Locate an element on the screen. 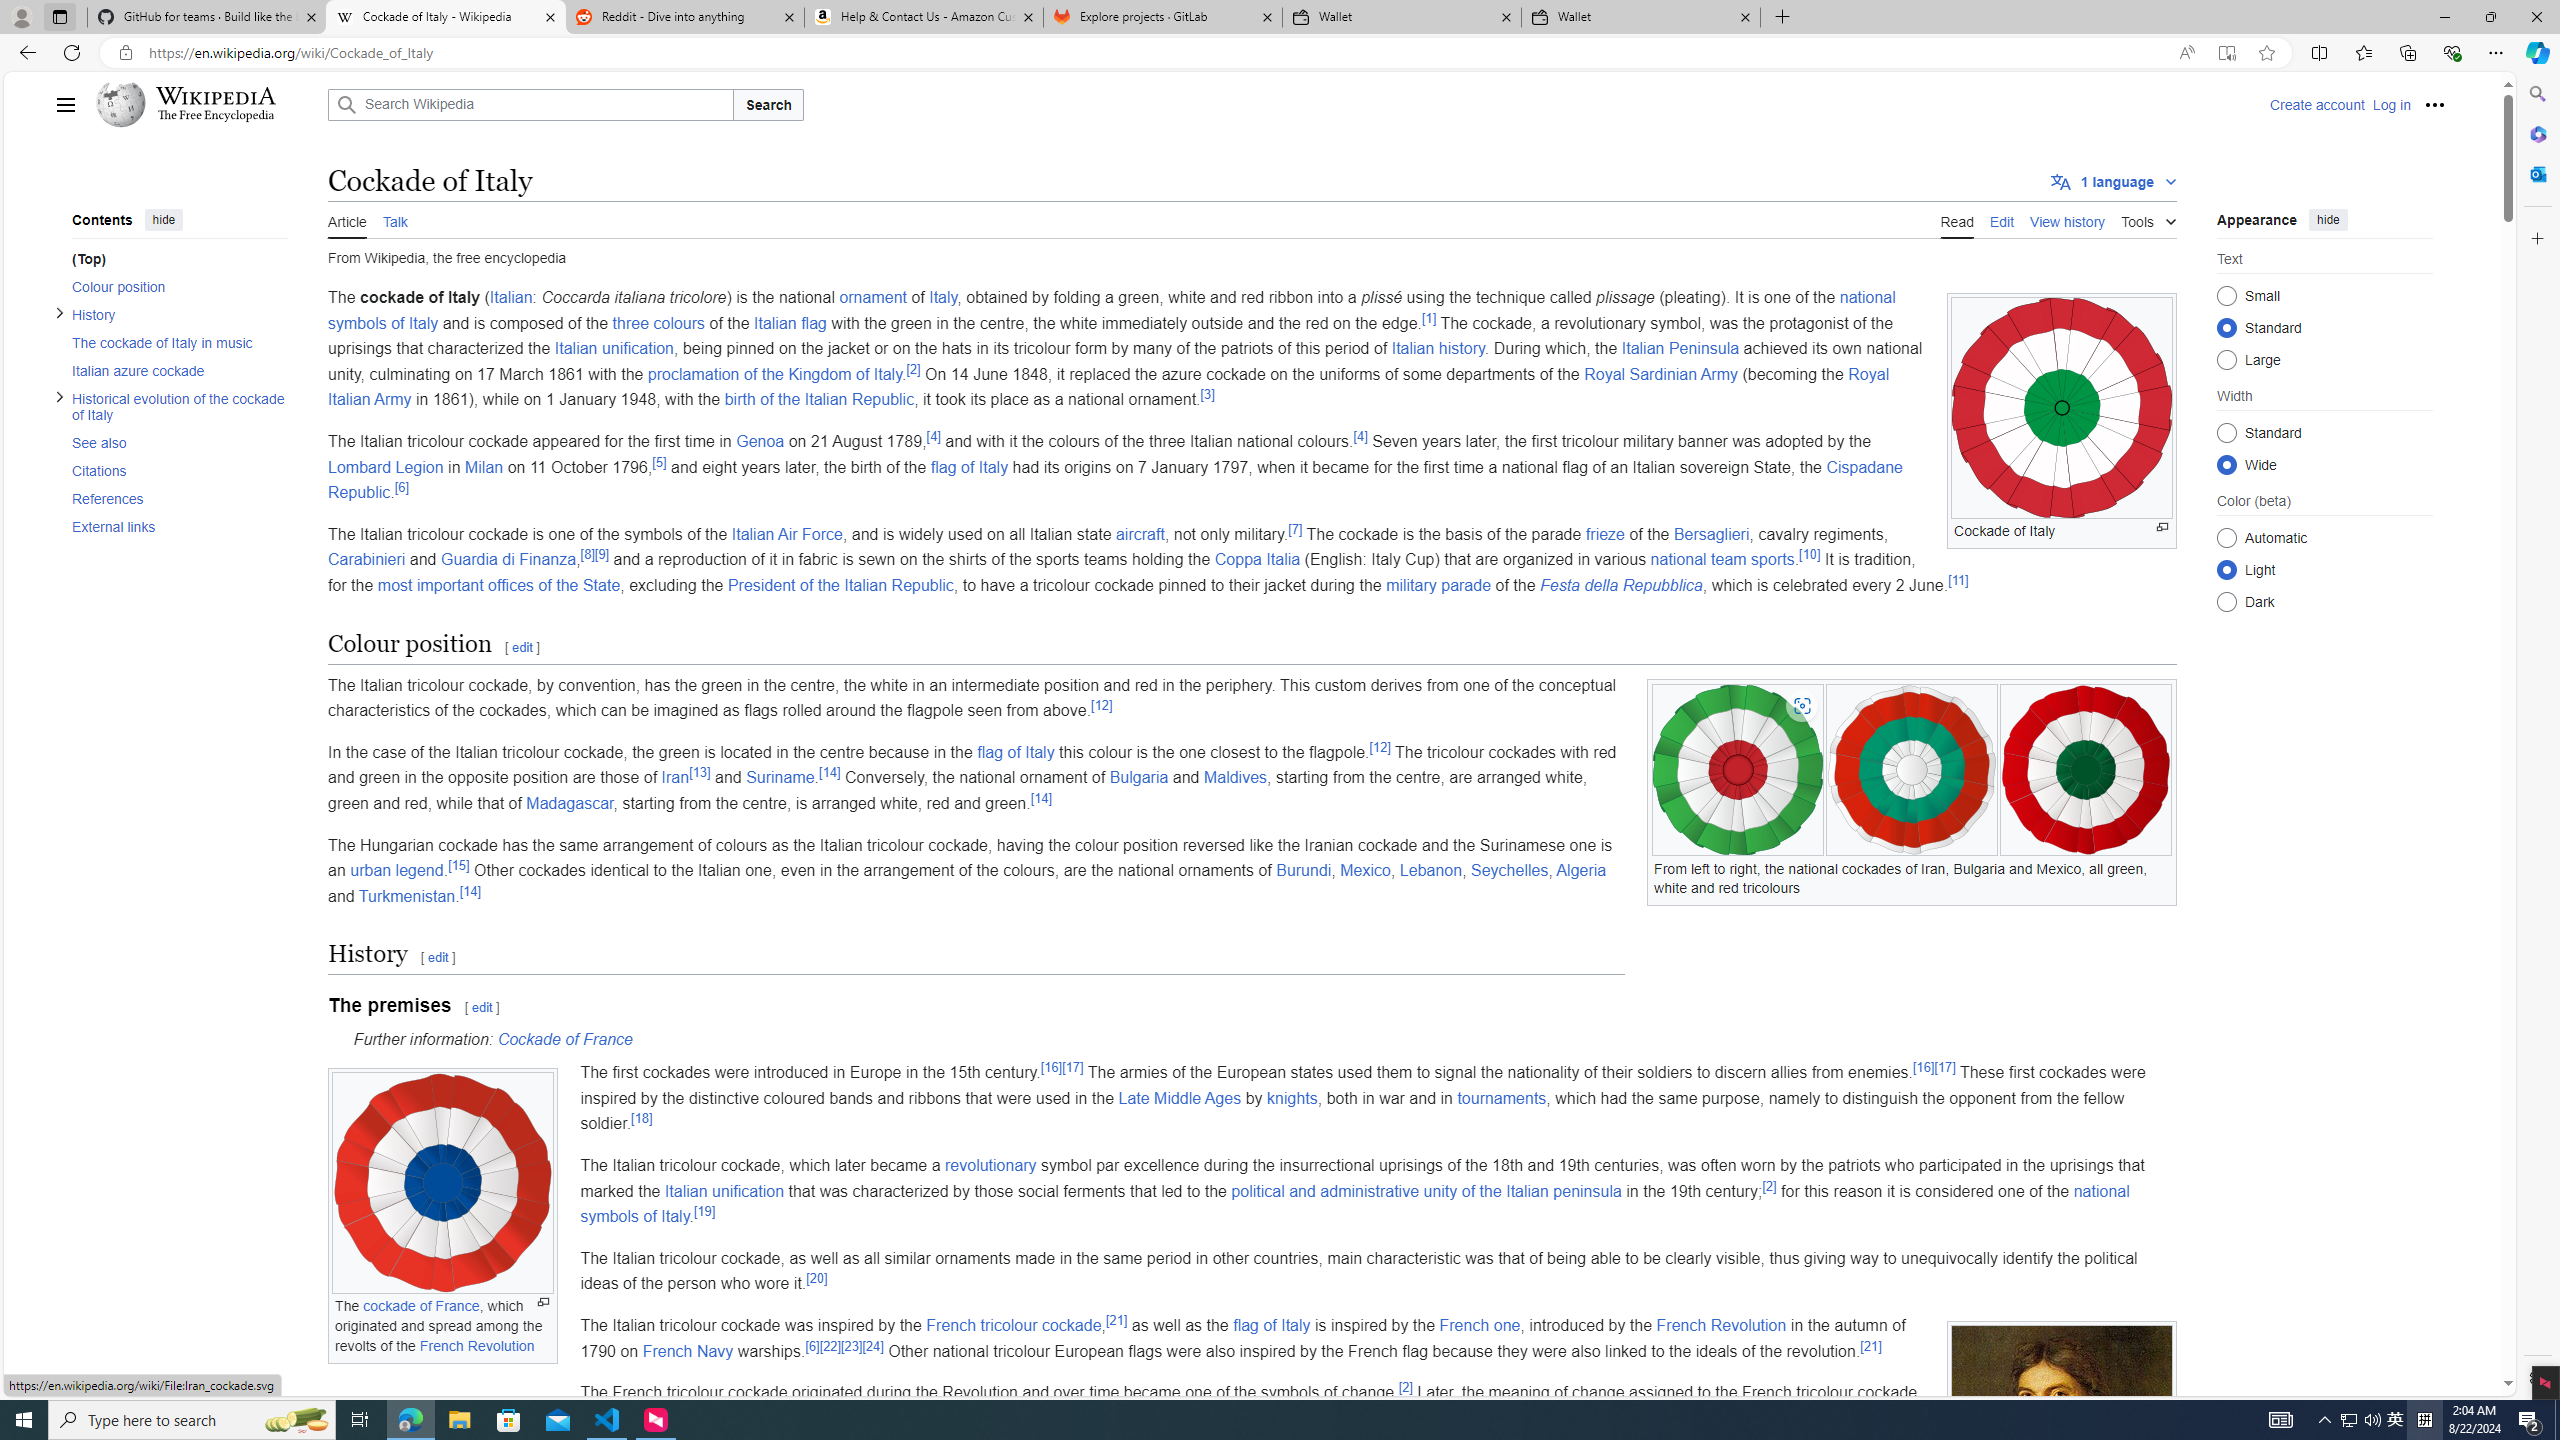 Image resolution: width=2560 pixels, height=1440 pixels. '[3]' is located at coordinates (1207, 394).